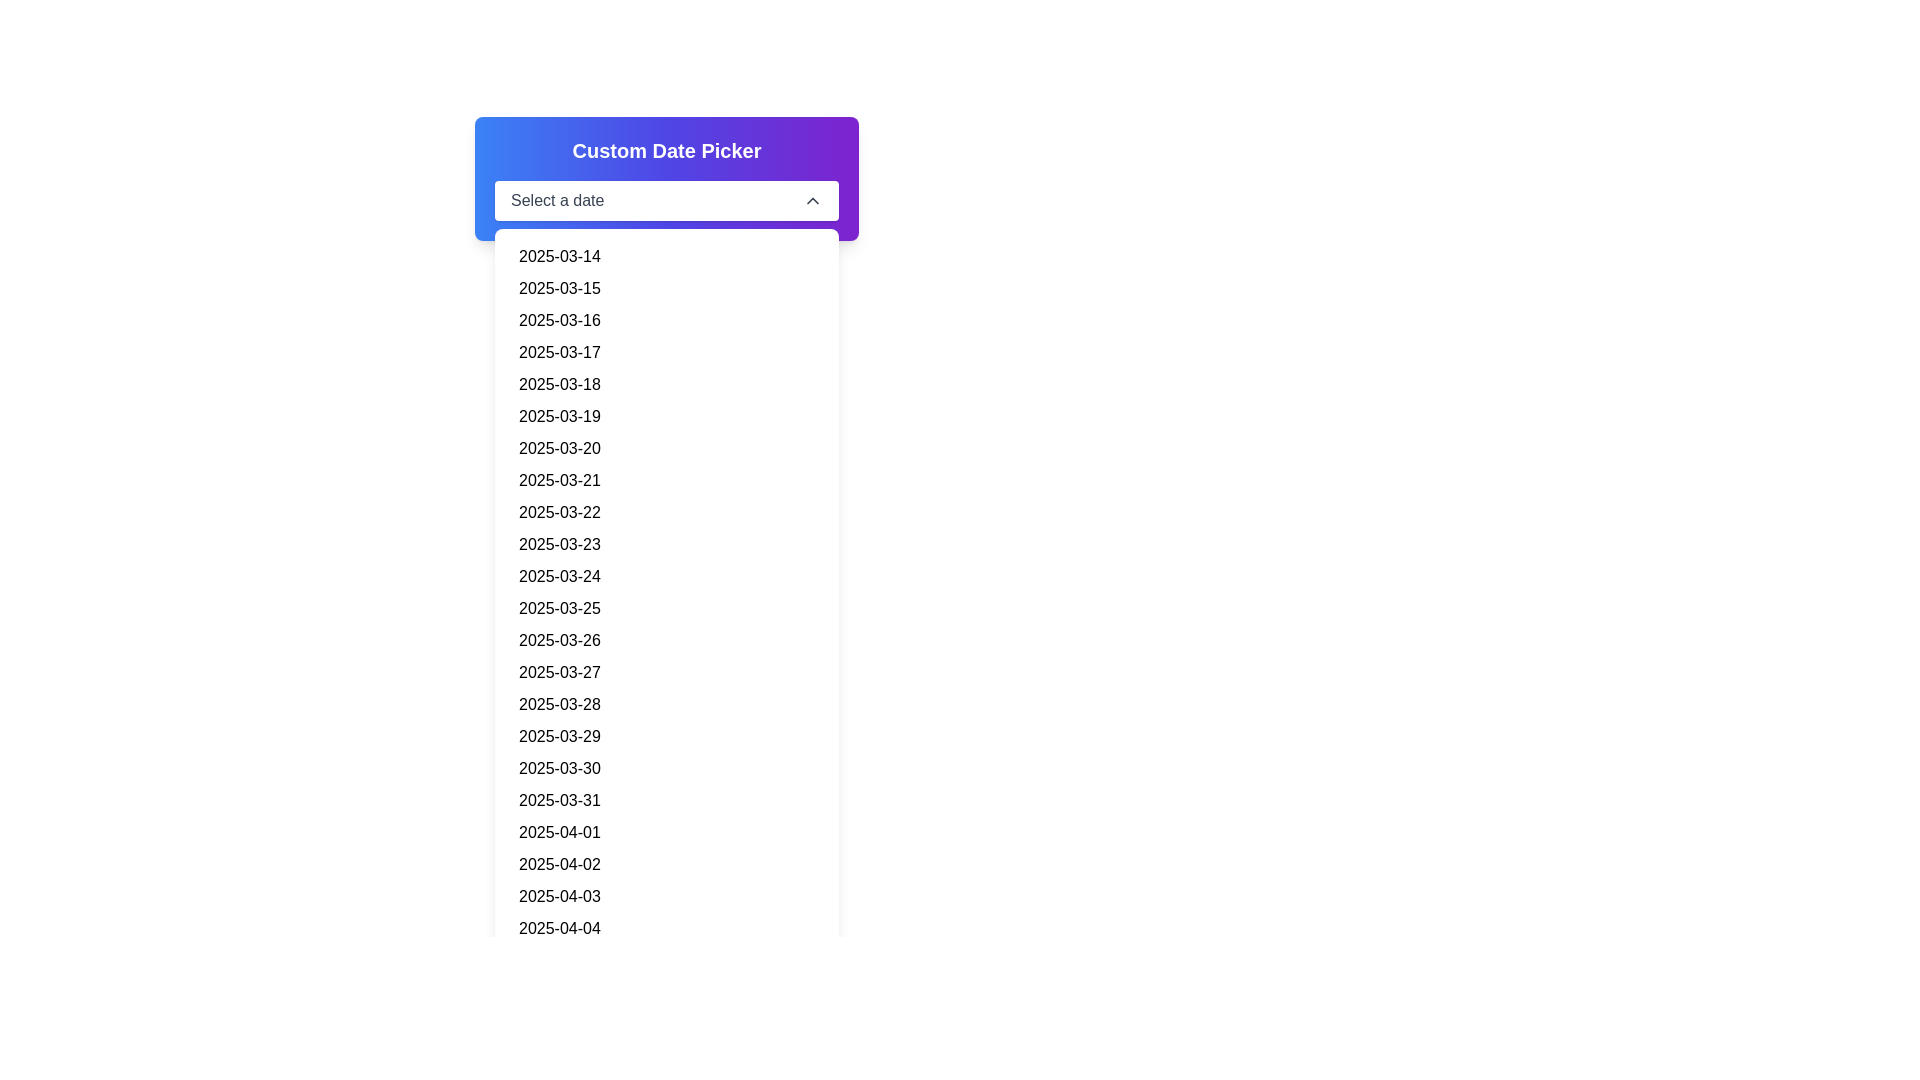 The image size is (1920, 1080). I want to click on the List Item displaying the date '2025-03-20', which is the seventh entry in the dropdown list of a date picker, so click(667, 447).